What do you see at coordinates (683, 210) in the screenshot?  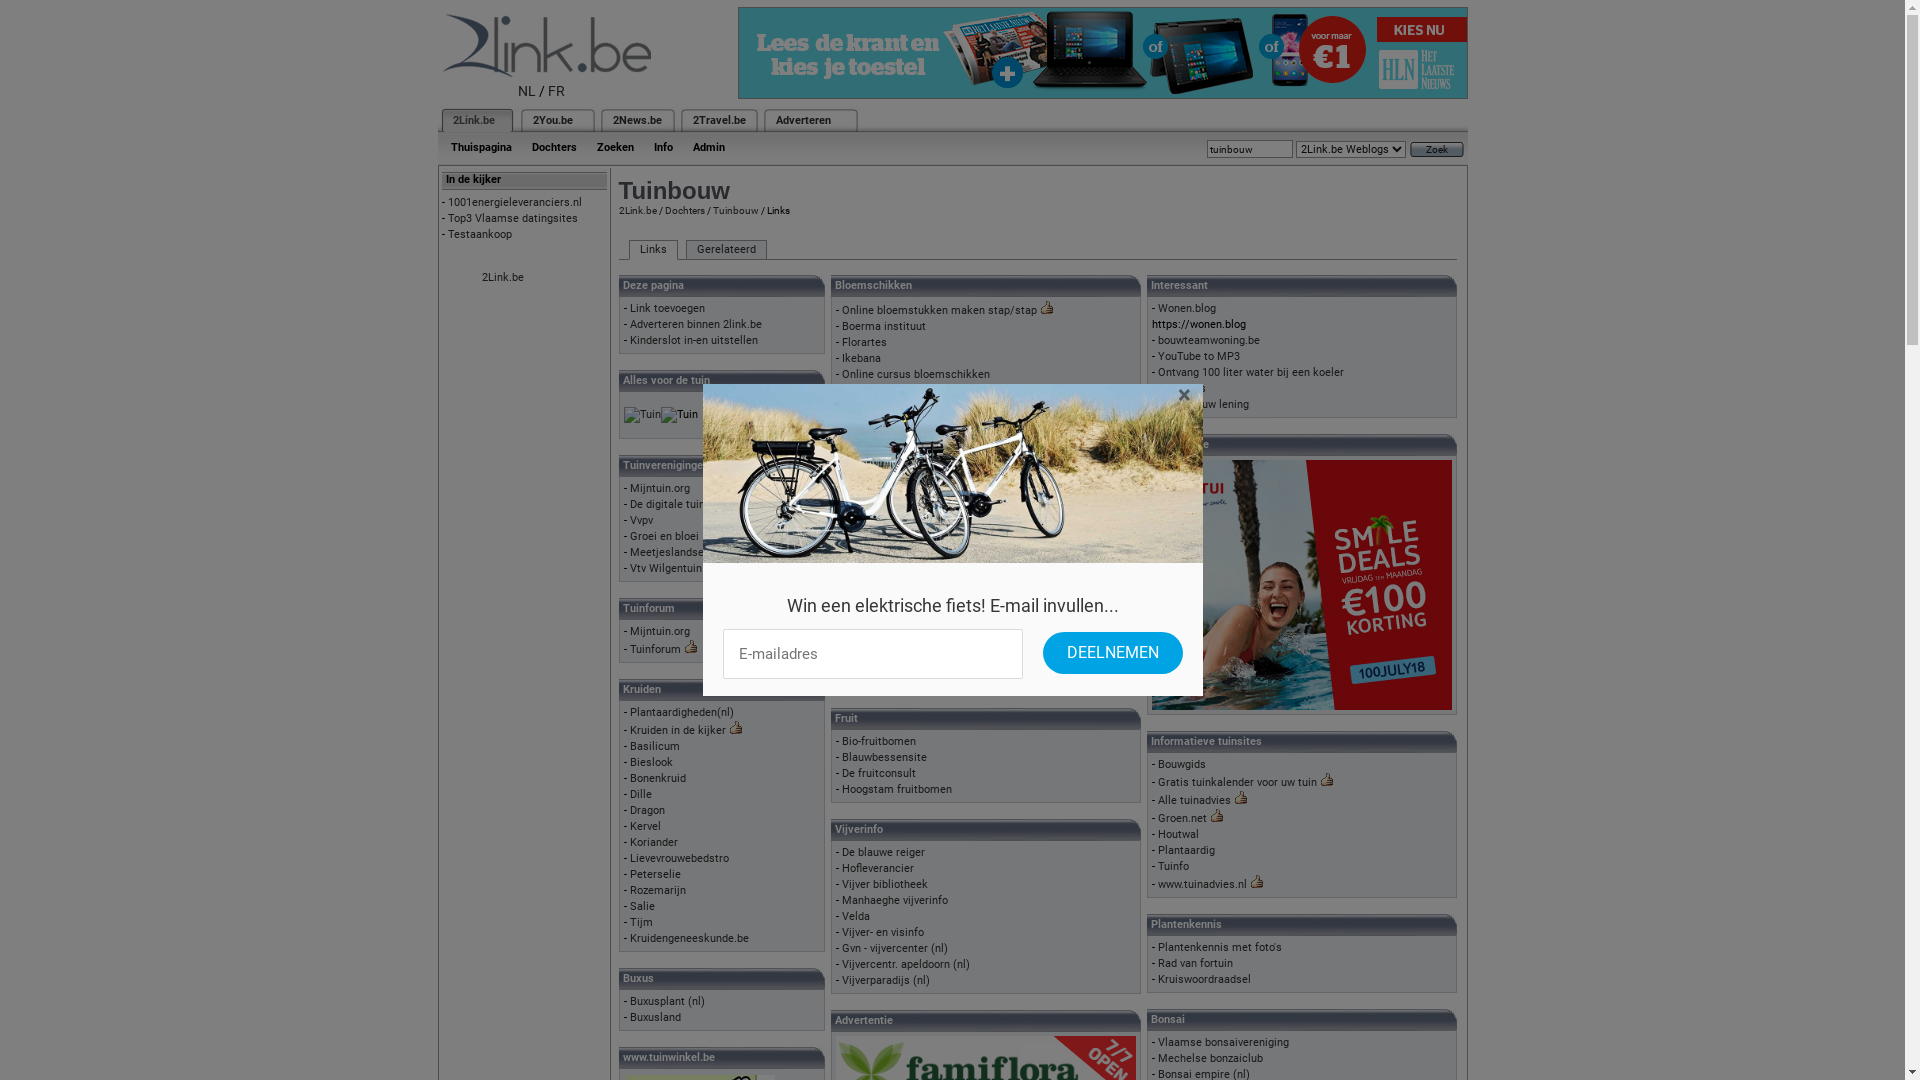 I see `'Dochters'` at bounding box center [683, 210].